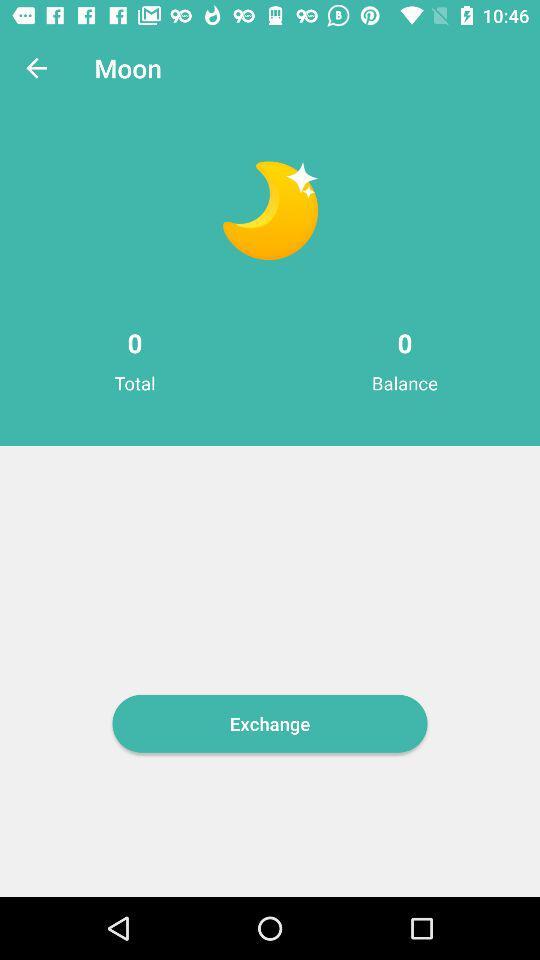  I want to click on the icon to the left of moon, so click(36, 68).